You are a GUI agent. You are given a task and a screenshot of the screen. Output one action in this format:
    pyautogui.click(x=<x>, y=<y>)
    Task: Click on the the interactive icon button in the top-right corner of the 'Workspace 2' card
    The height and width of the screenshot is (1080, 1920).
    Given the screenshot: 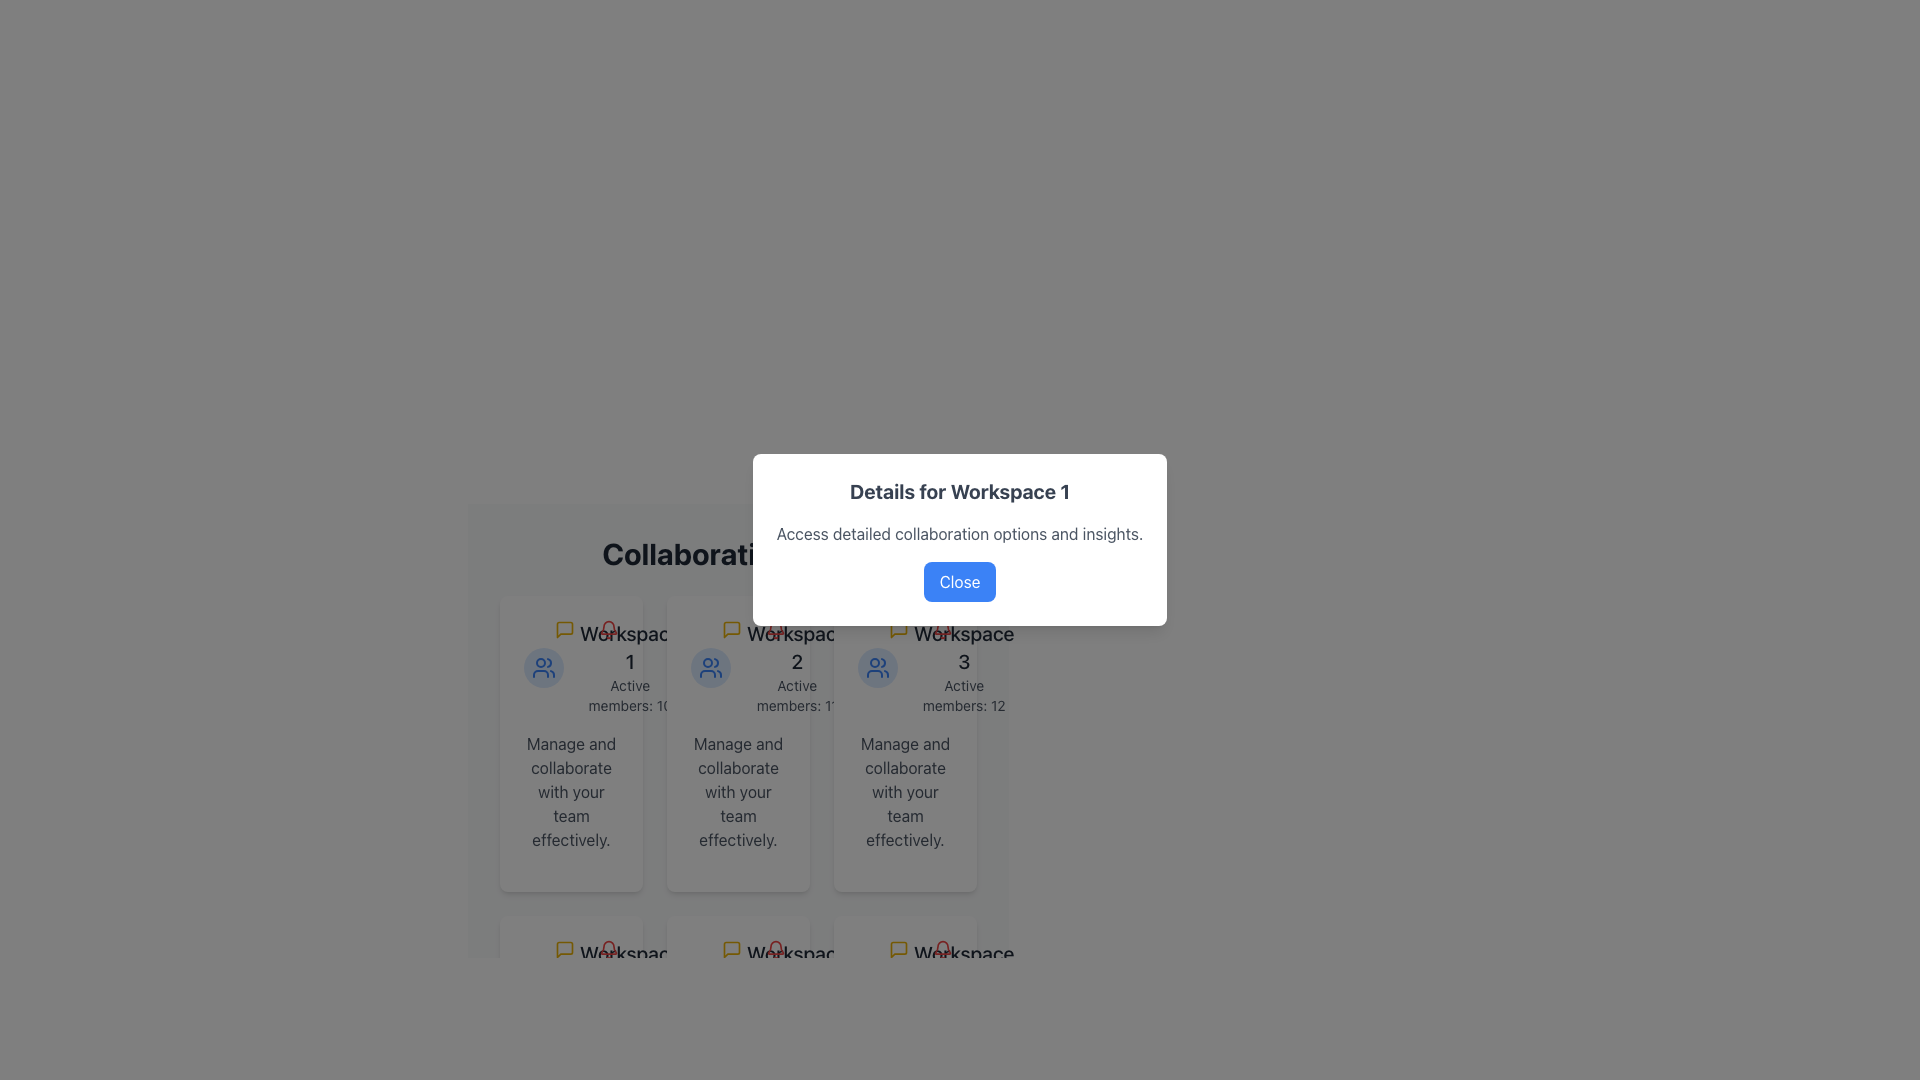 What is the action you would take?
    pyautogui.click(x=752, y=628)
    